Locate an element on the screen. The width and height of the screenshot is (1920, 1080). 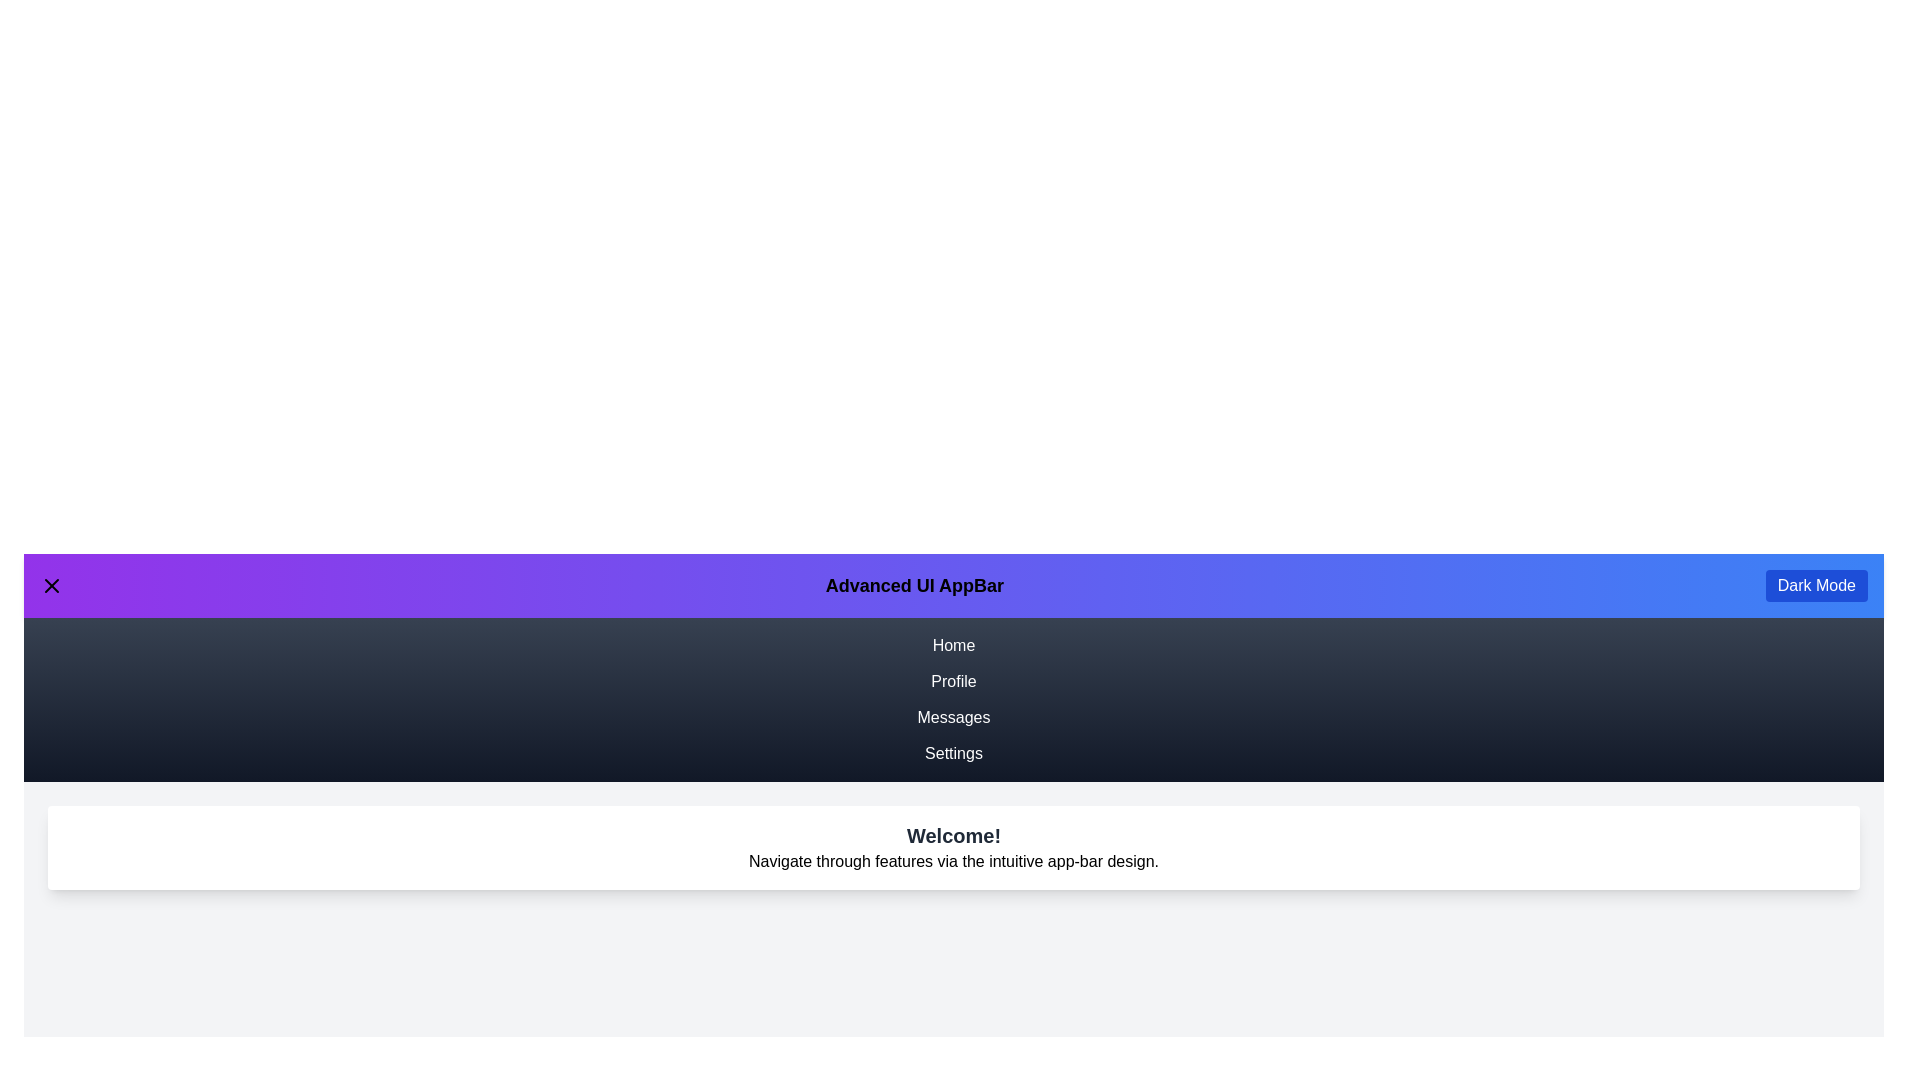
the navigation link Settings is located at coordinates (953, 753).